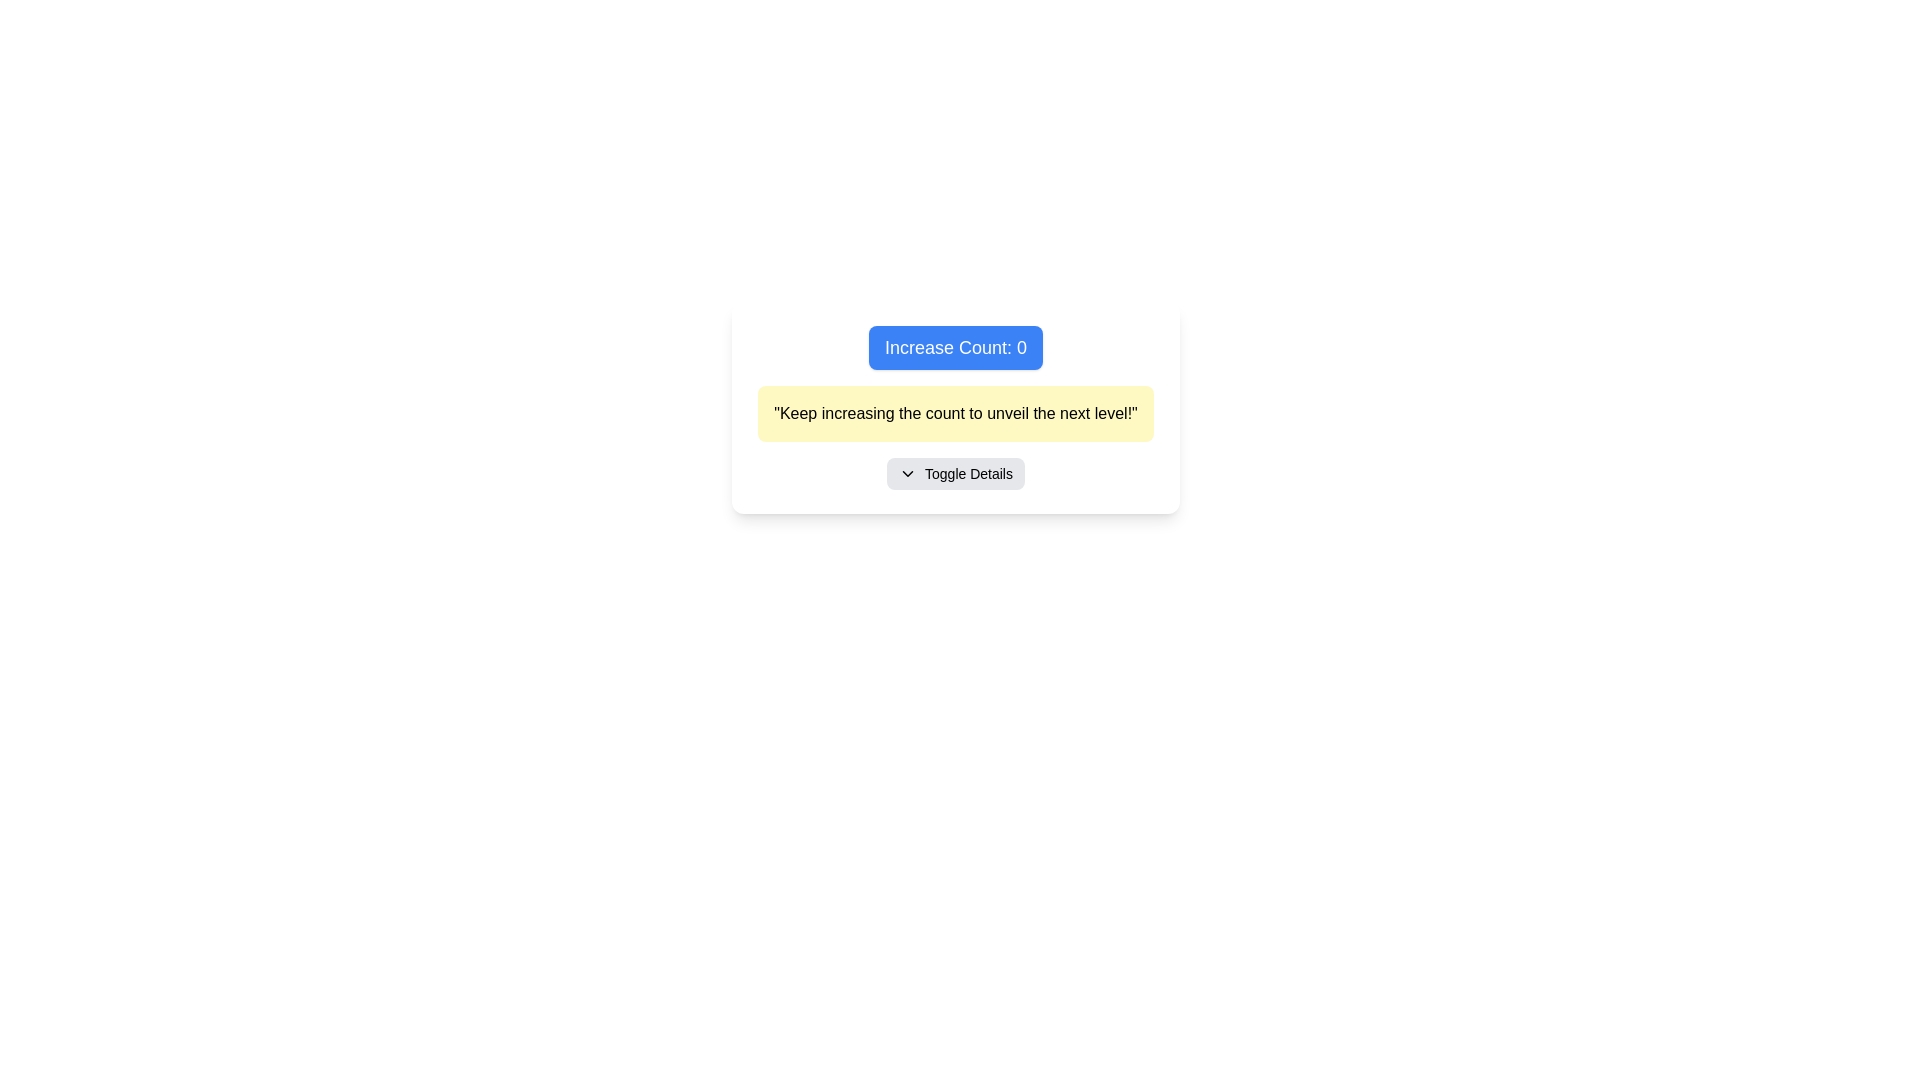  I want to click on the down-pointing chevron icon that is part of the 'Toggle Details' button, located to the left of the button's text label, so click(906, 474).